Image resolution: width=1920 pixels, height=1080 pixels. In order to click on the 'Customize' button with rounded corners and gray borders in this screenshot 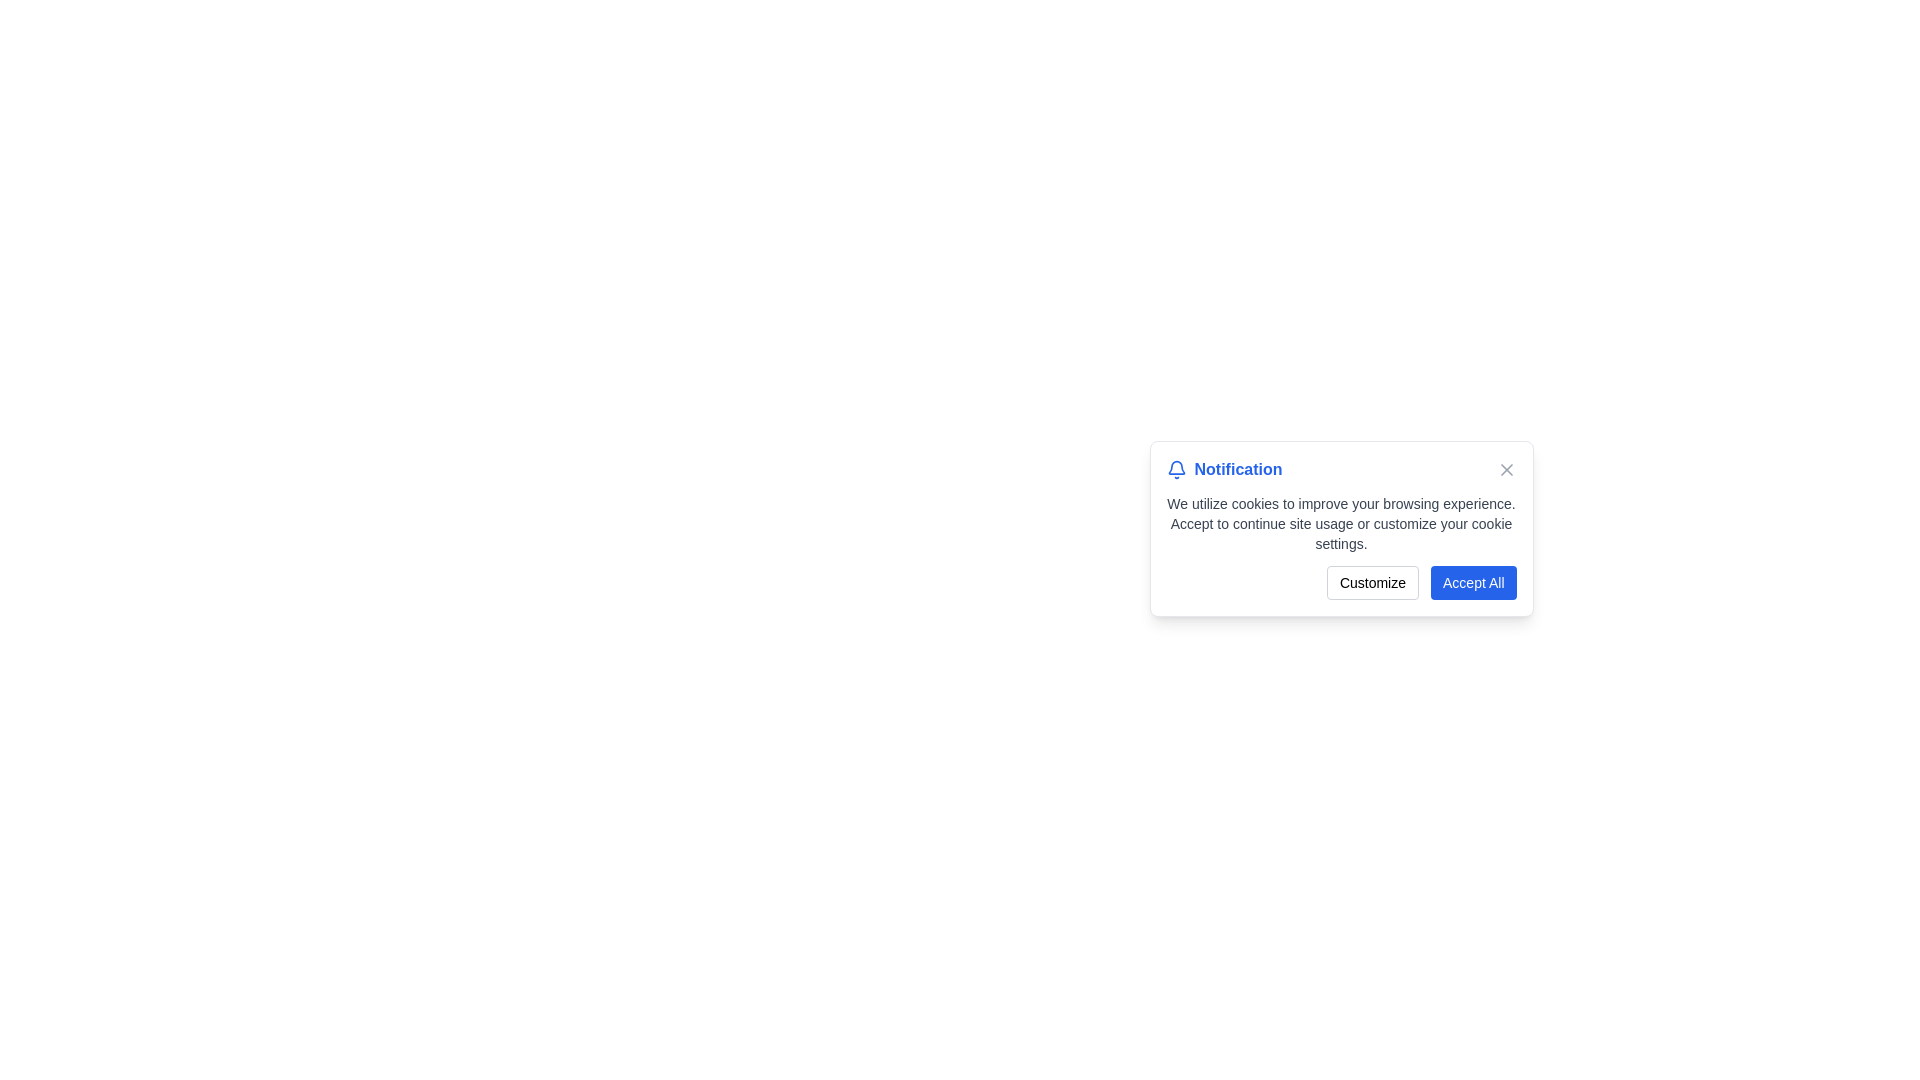, I will do `click(1371, 582)`.